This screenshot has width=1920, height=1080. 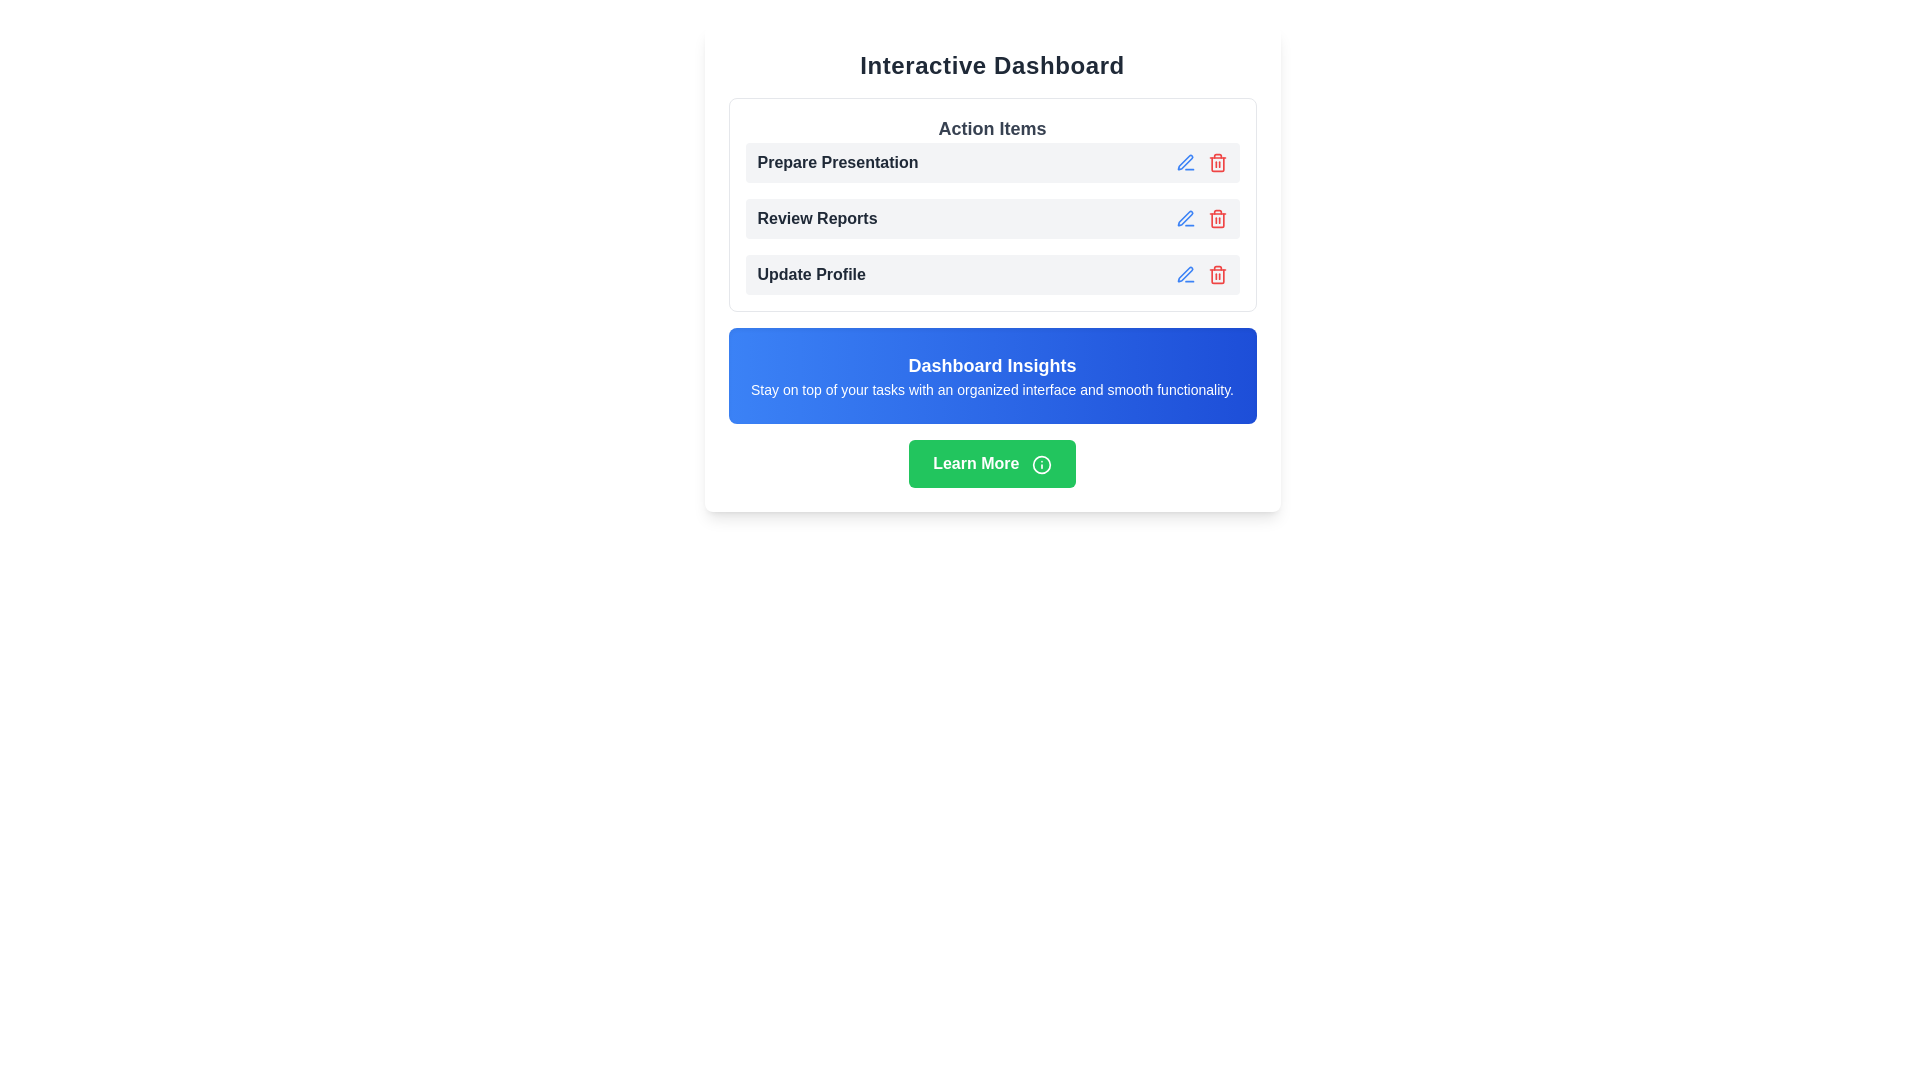 What do you see at coordinates (817, 219) in the screenshot?
I see `the second text label` at bounding box center [817, 219].